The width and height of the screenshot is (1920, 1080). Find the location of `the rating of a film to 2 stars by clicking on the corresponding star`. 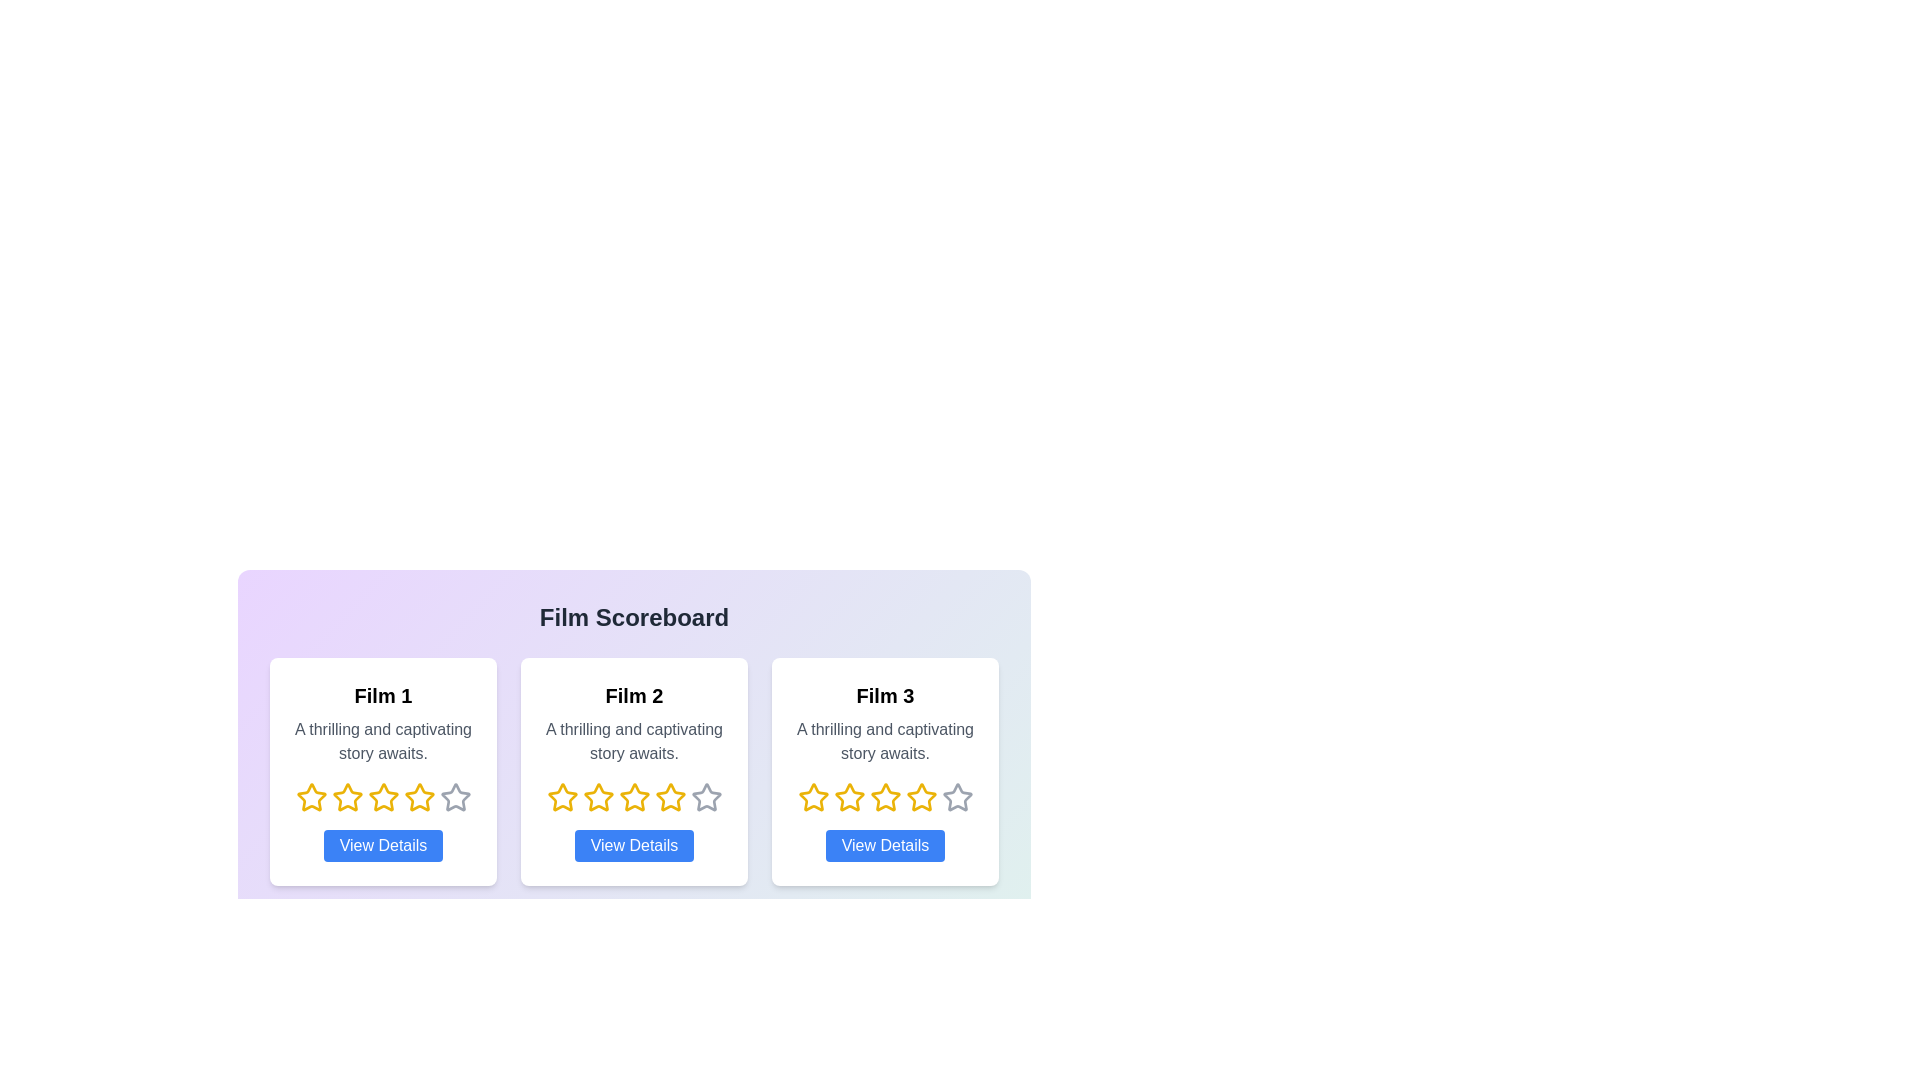

the rating of a film to 2 stars by clicking on the corresponding star is located at coordinates (347, 797).